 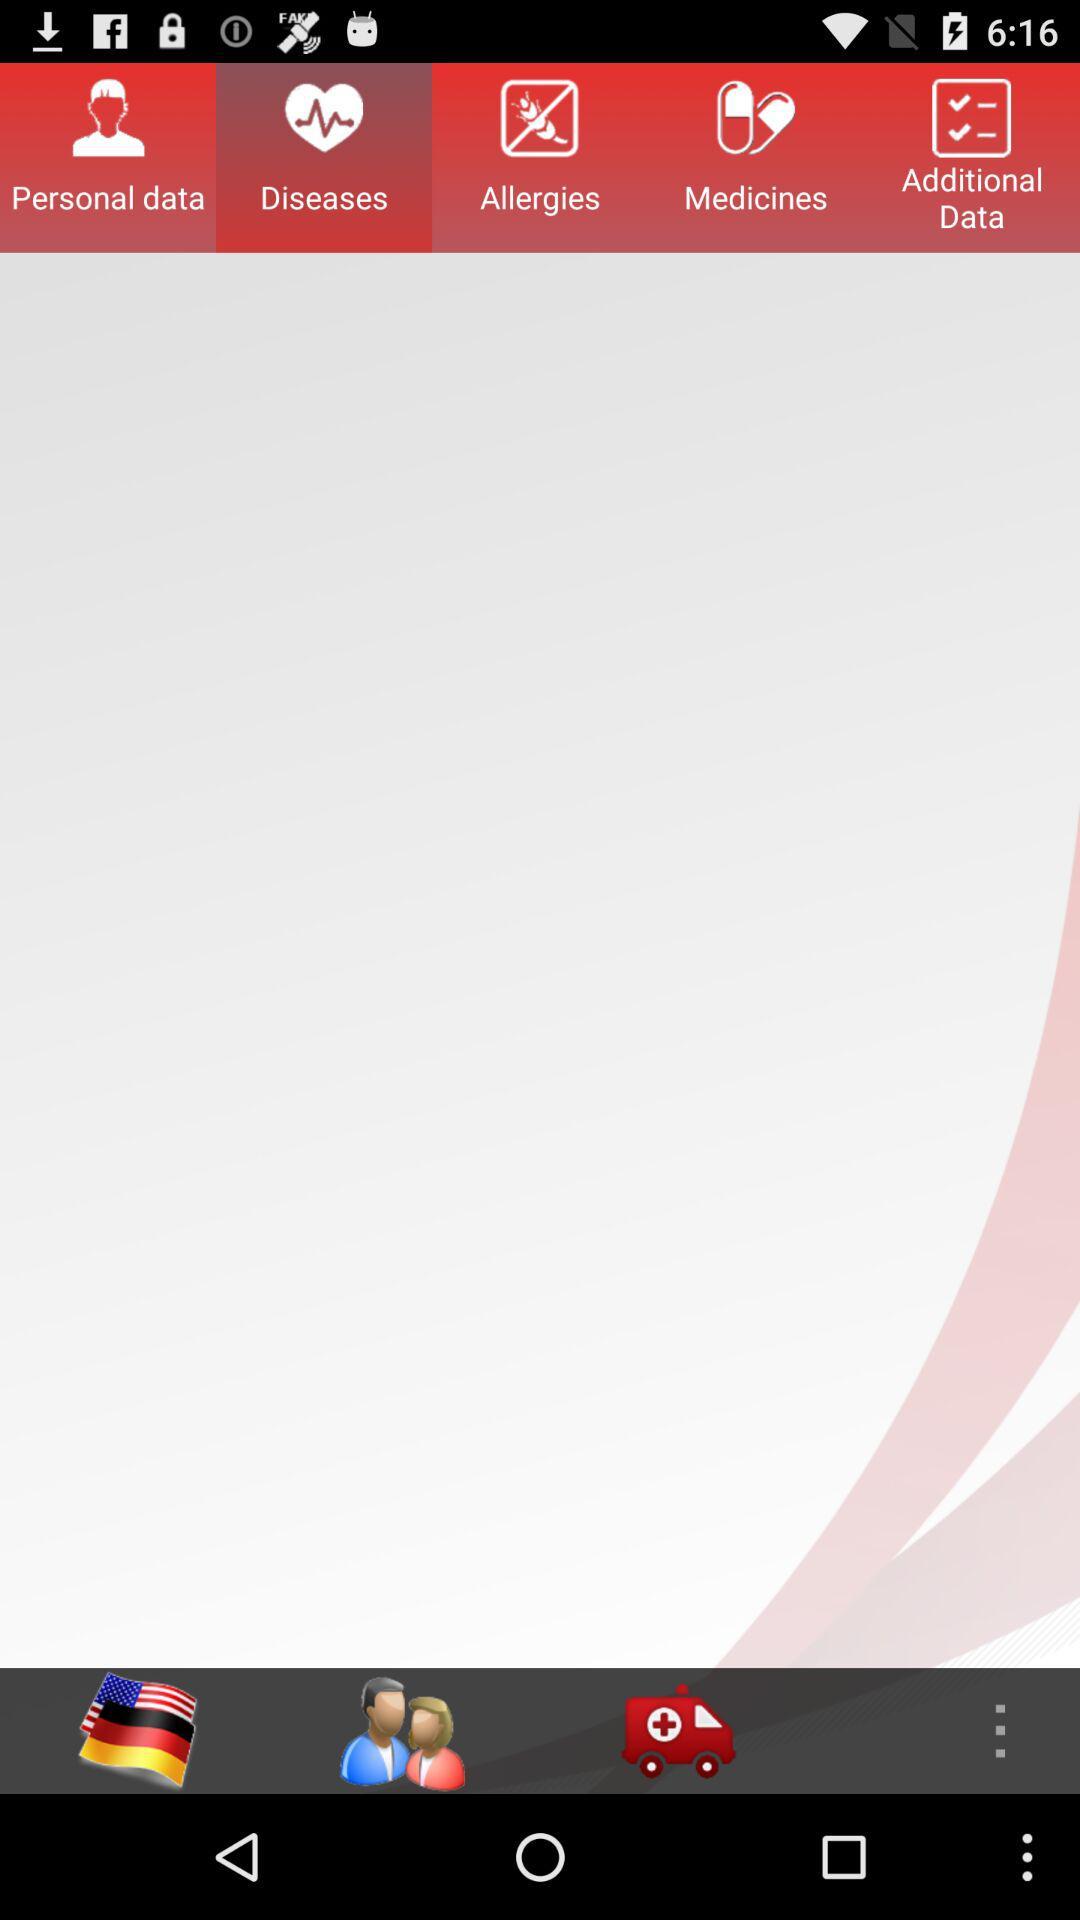 I want to click on item below the allergies icon, so click(x=677, y=1730).